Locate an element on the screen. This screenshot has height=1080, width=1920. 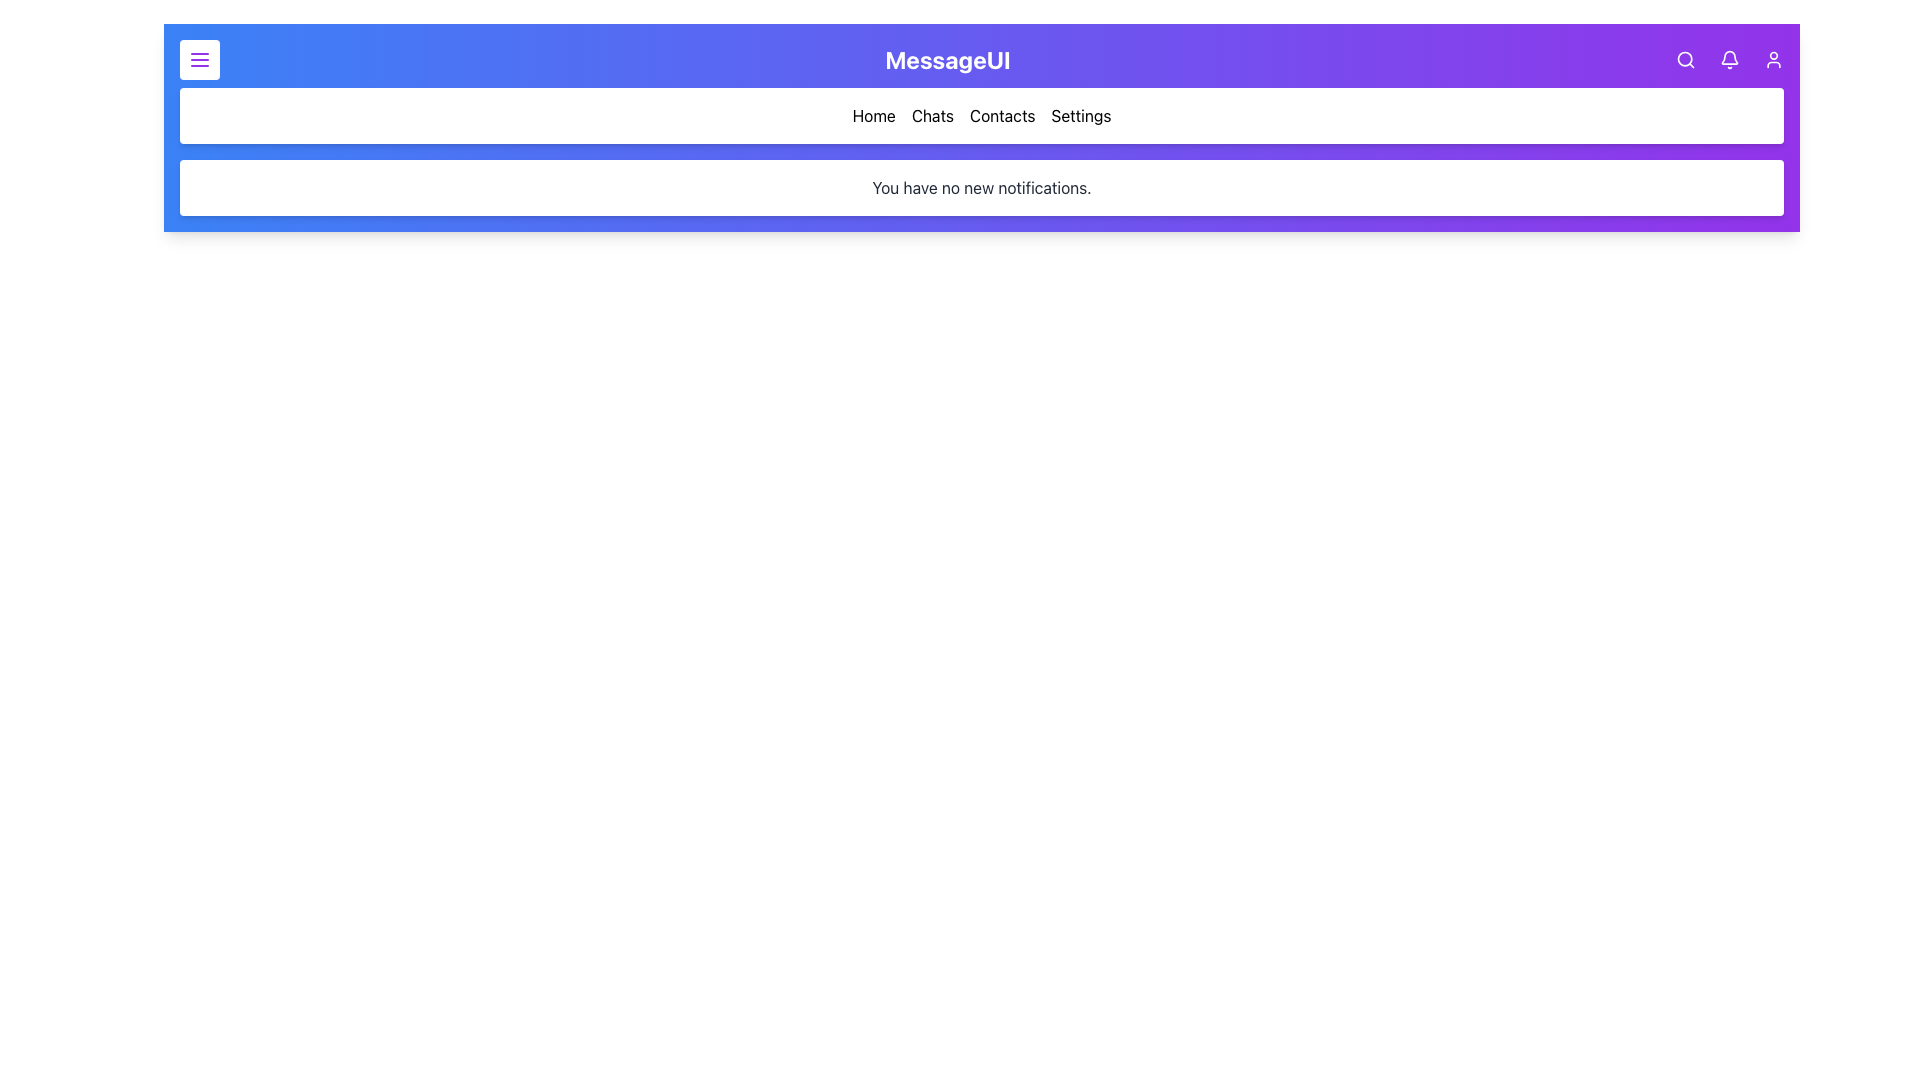
the 'Contacts' label in the Navigation bar is located at coordinates (982, 115).